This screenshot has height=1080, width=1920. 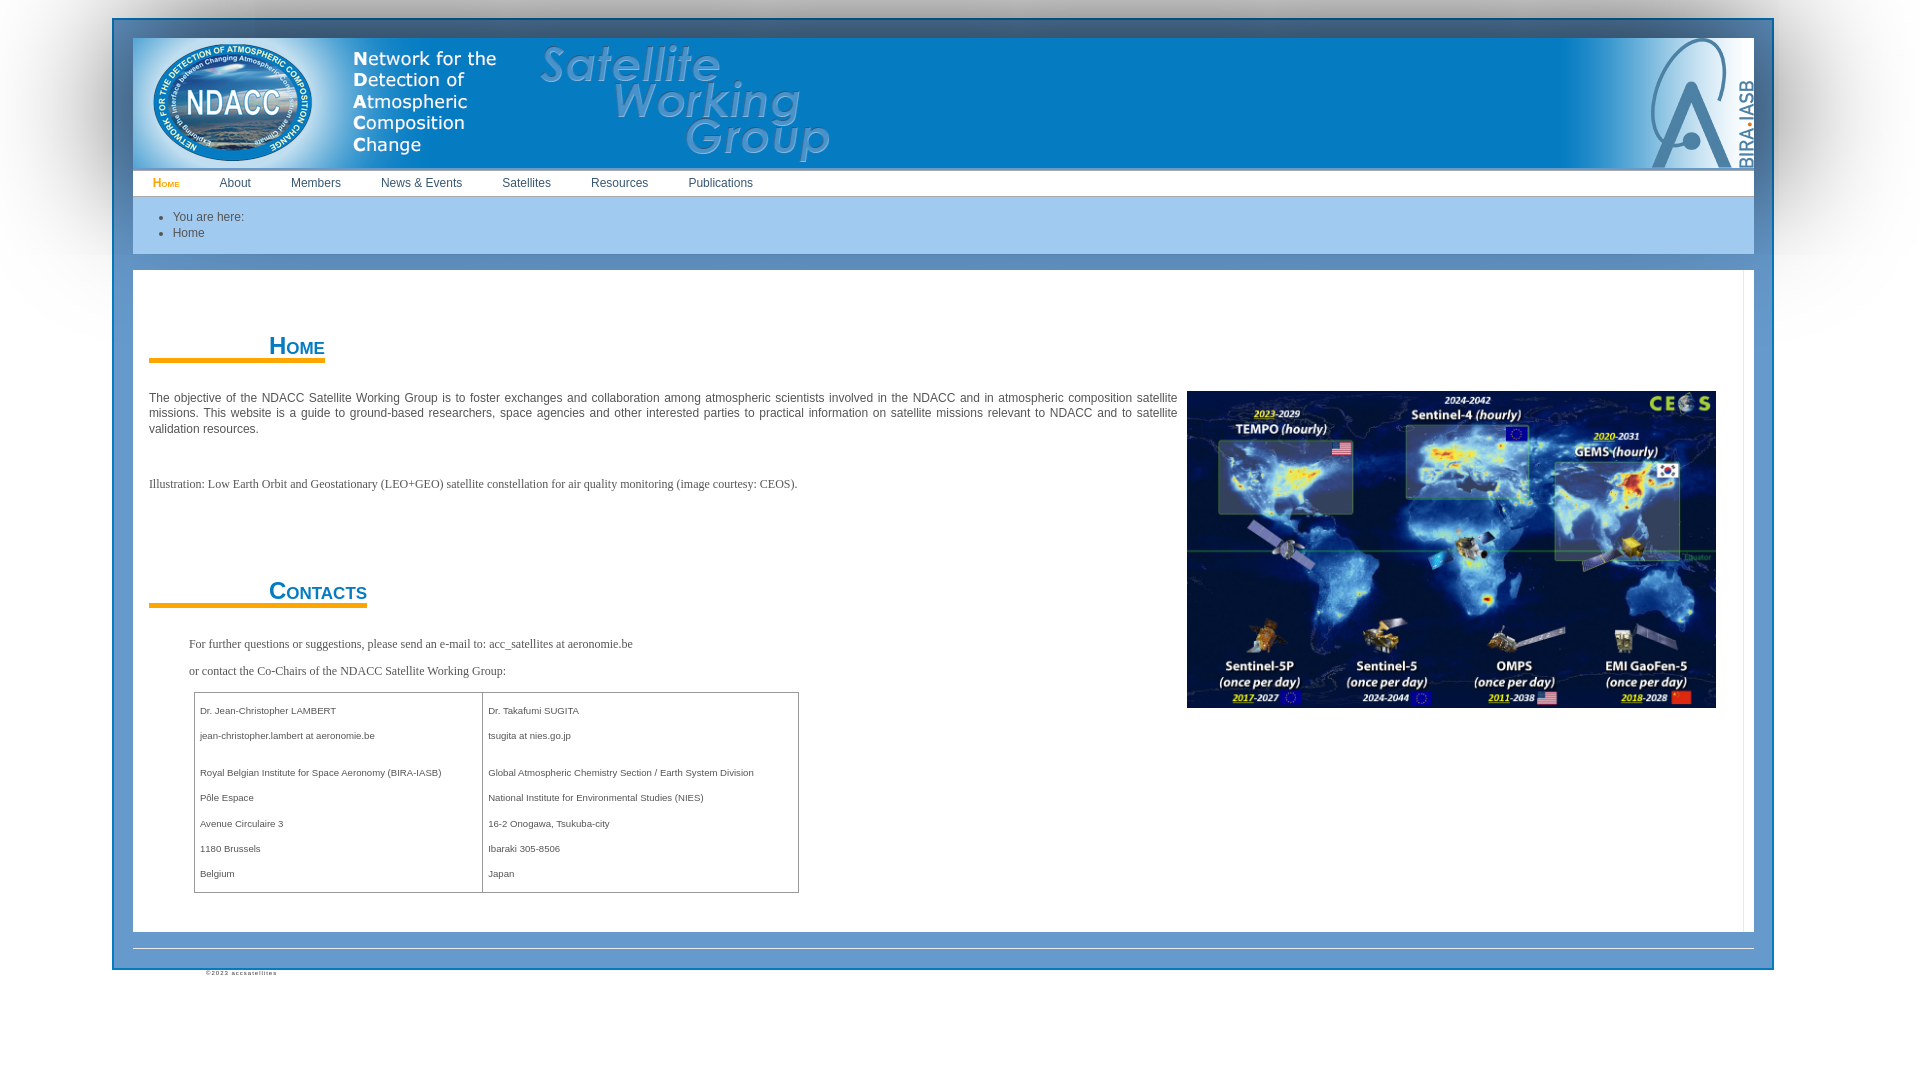 I want to click on 'Members', so click(x=269, y=182).